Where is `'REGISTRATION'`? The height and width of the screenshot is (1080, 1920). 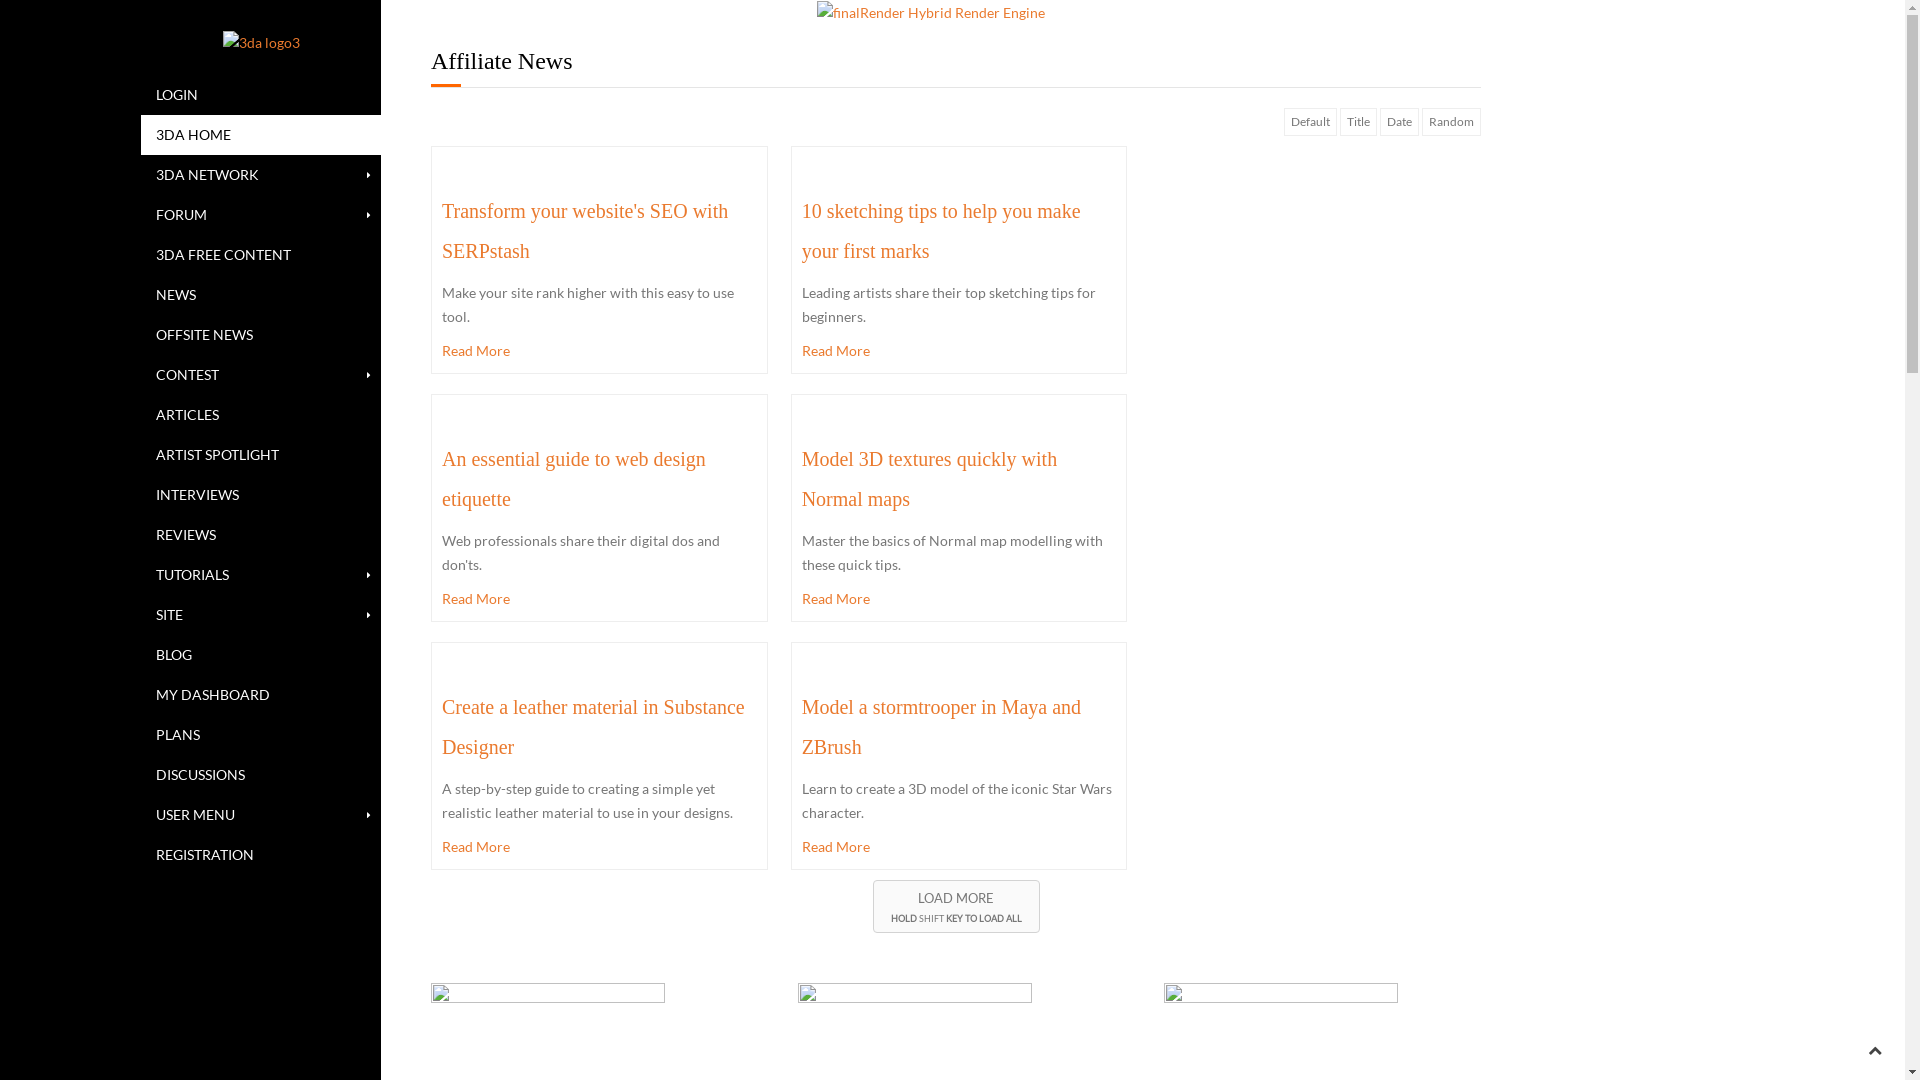
'REGISTRATION' is located at coordinates (259, 855).